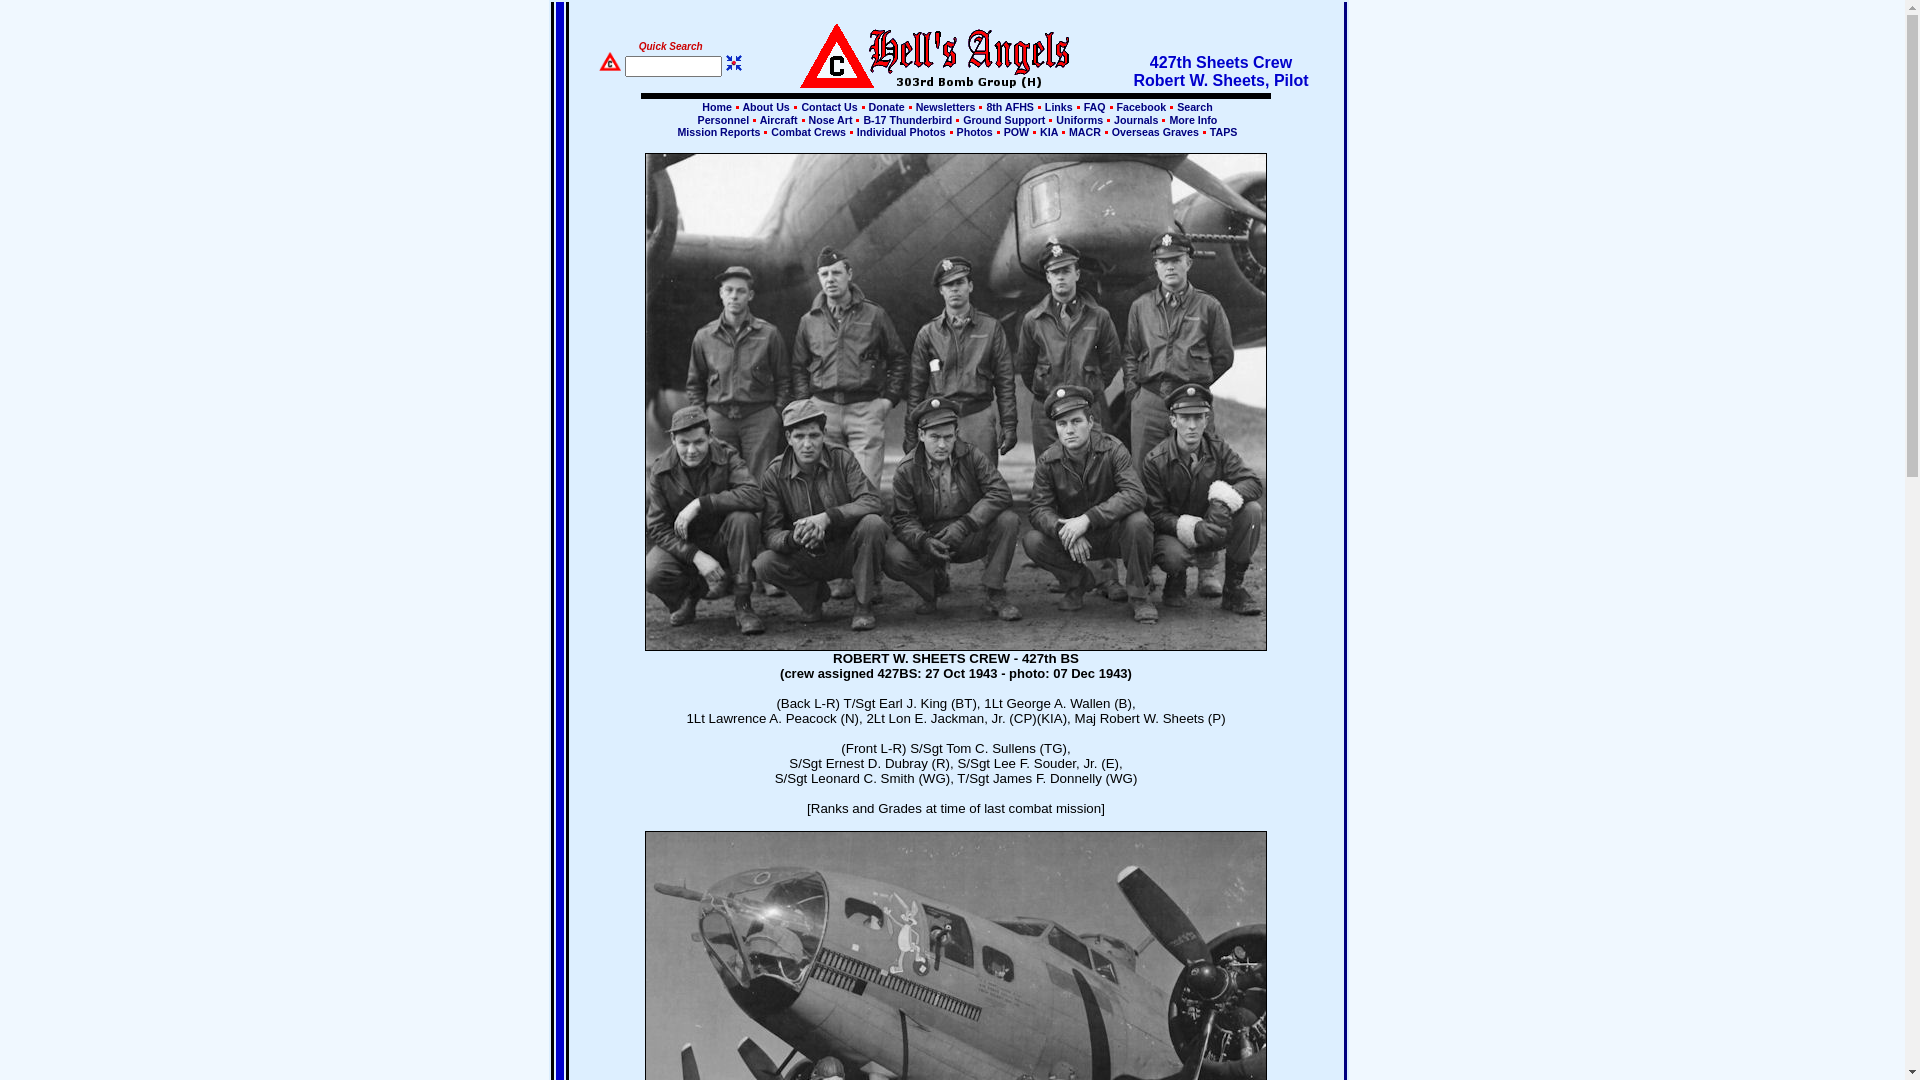  Describe the element at coordinates (953, 131) in the screenshot. I see `'Photos'` at that location.